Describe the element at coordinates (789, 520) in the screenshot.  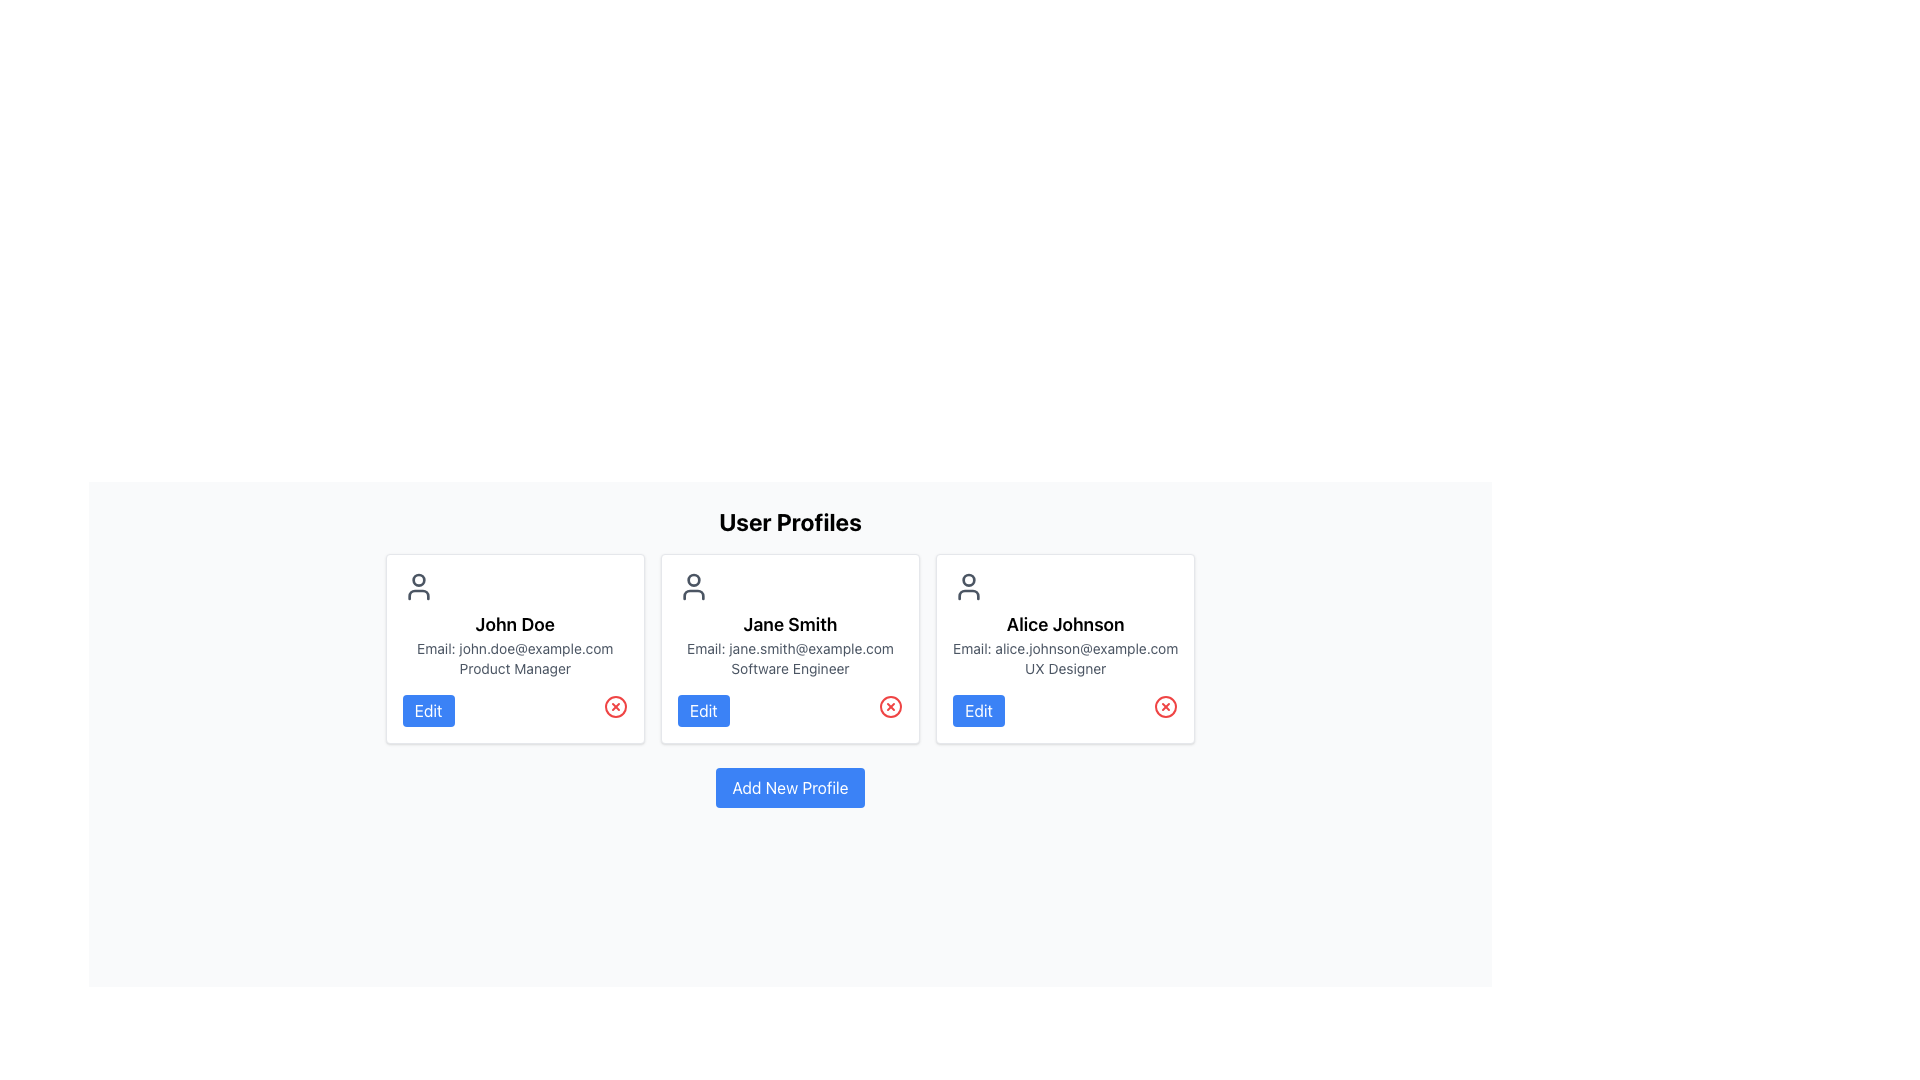
I see `the text label that serves as a title or heading for the user profiles section, positioned centrally above the grid layout of user profile cards` at that location.